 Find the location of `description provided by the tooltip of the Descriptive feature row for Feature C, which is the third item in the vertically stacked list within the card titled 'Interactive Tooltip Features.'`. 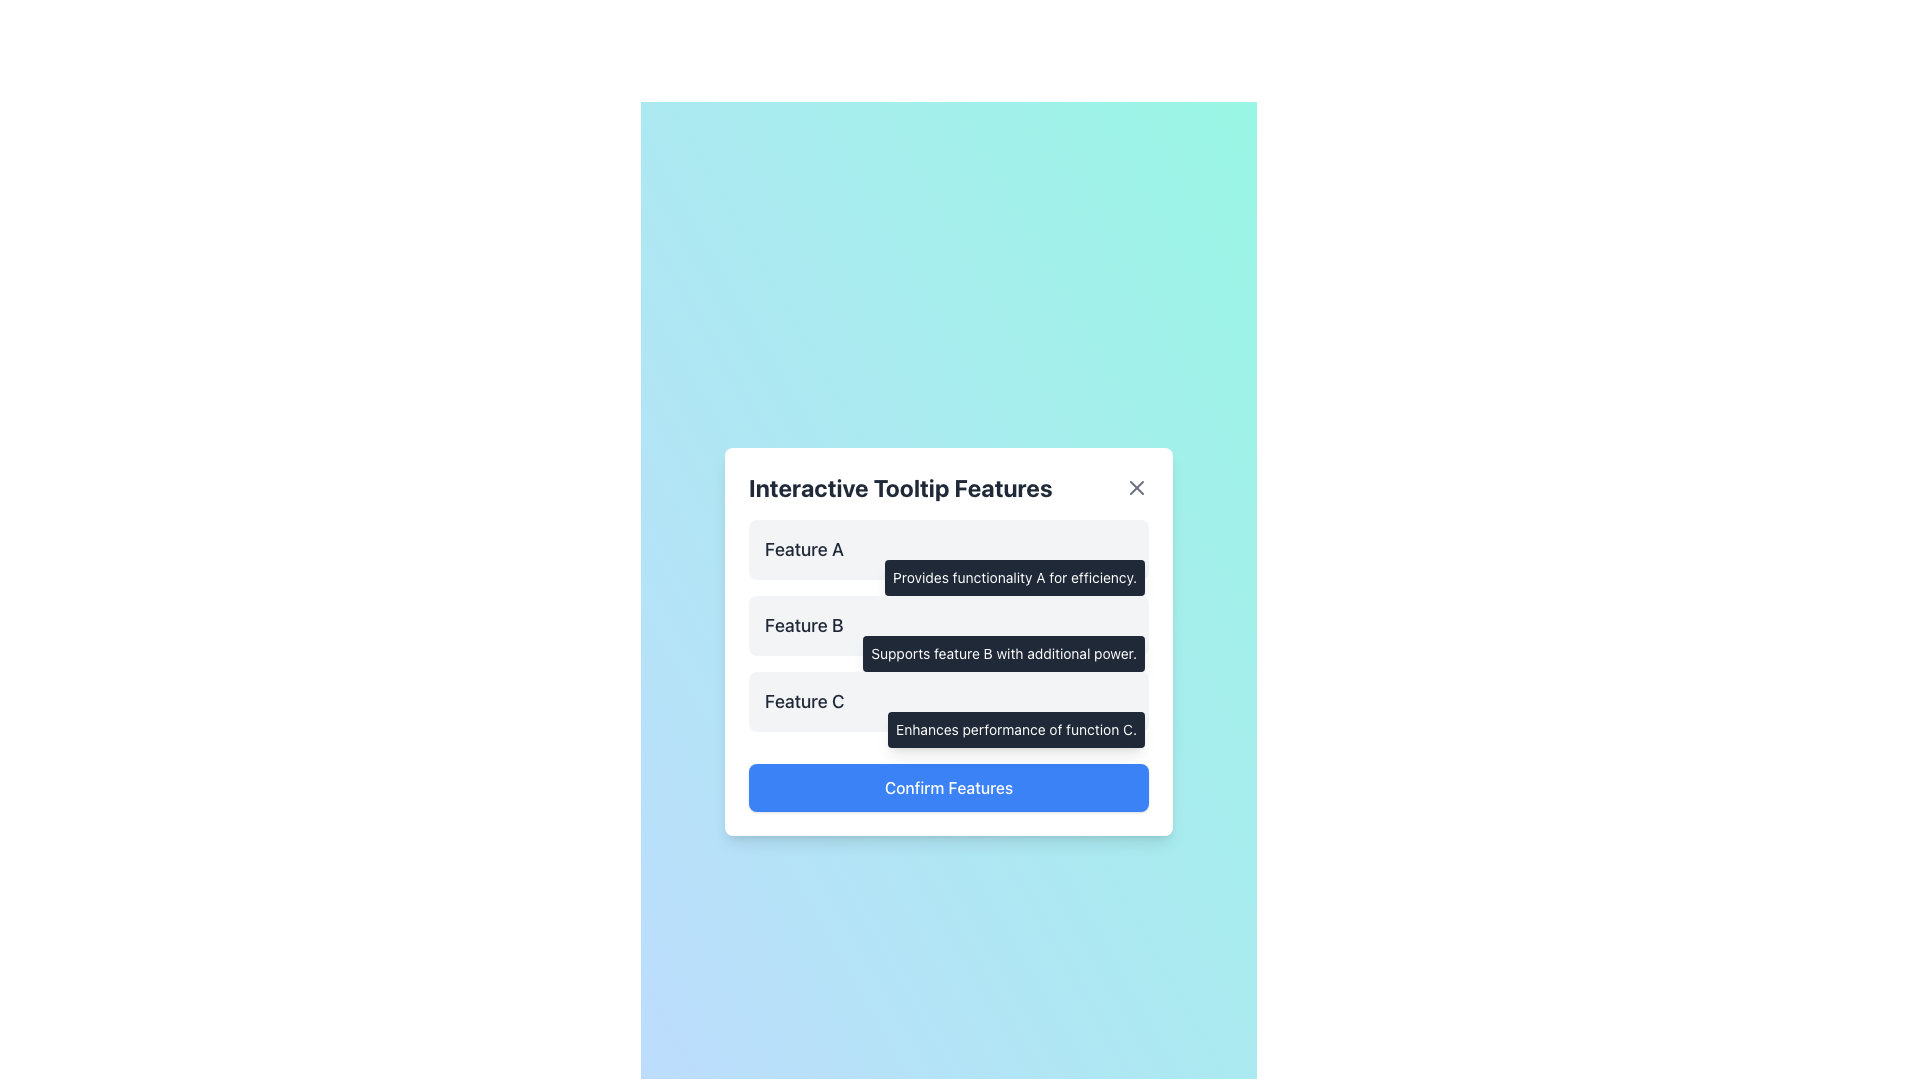

description provided by the tooltip of the Descriptive feature row for Feature C, which is the third item in the vertically stacked list within the card titled 'Interactive Tooltip Features.' is located at coordinates (948, 701).